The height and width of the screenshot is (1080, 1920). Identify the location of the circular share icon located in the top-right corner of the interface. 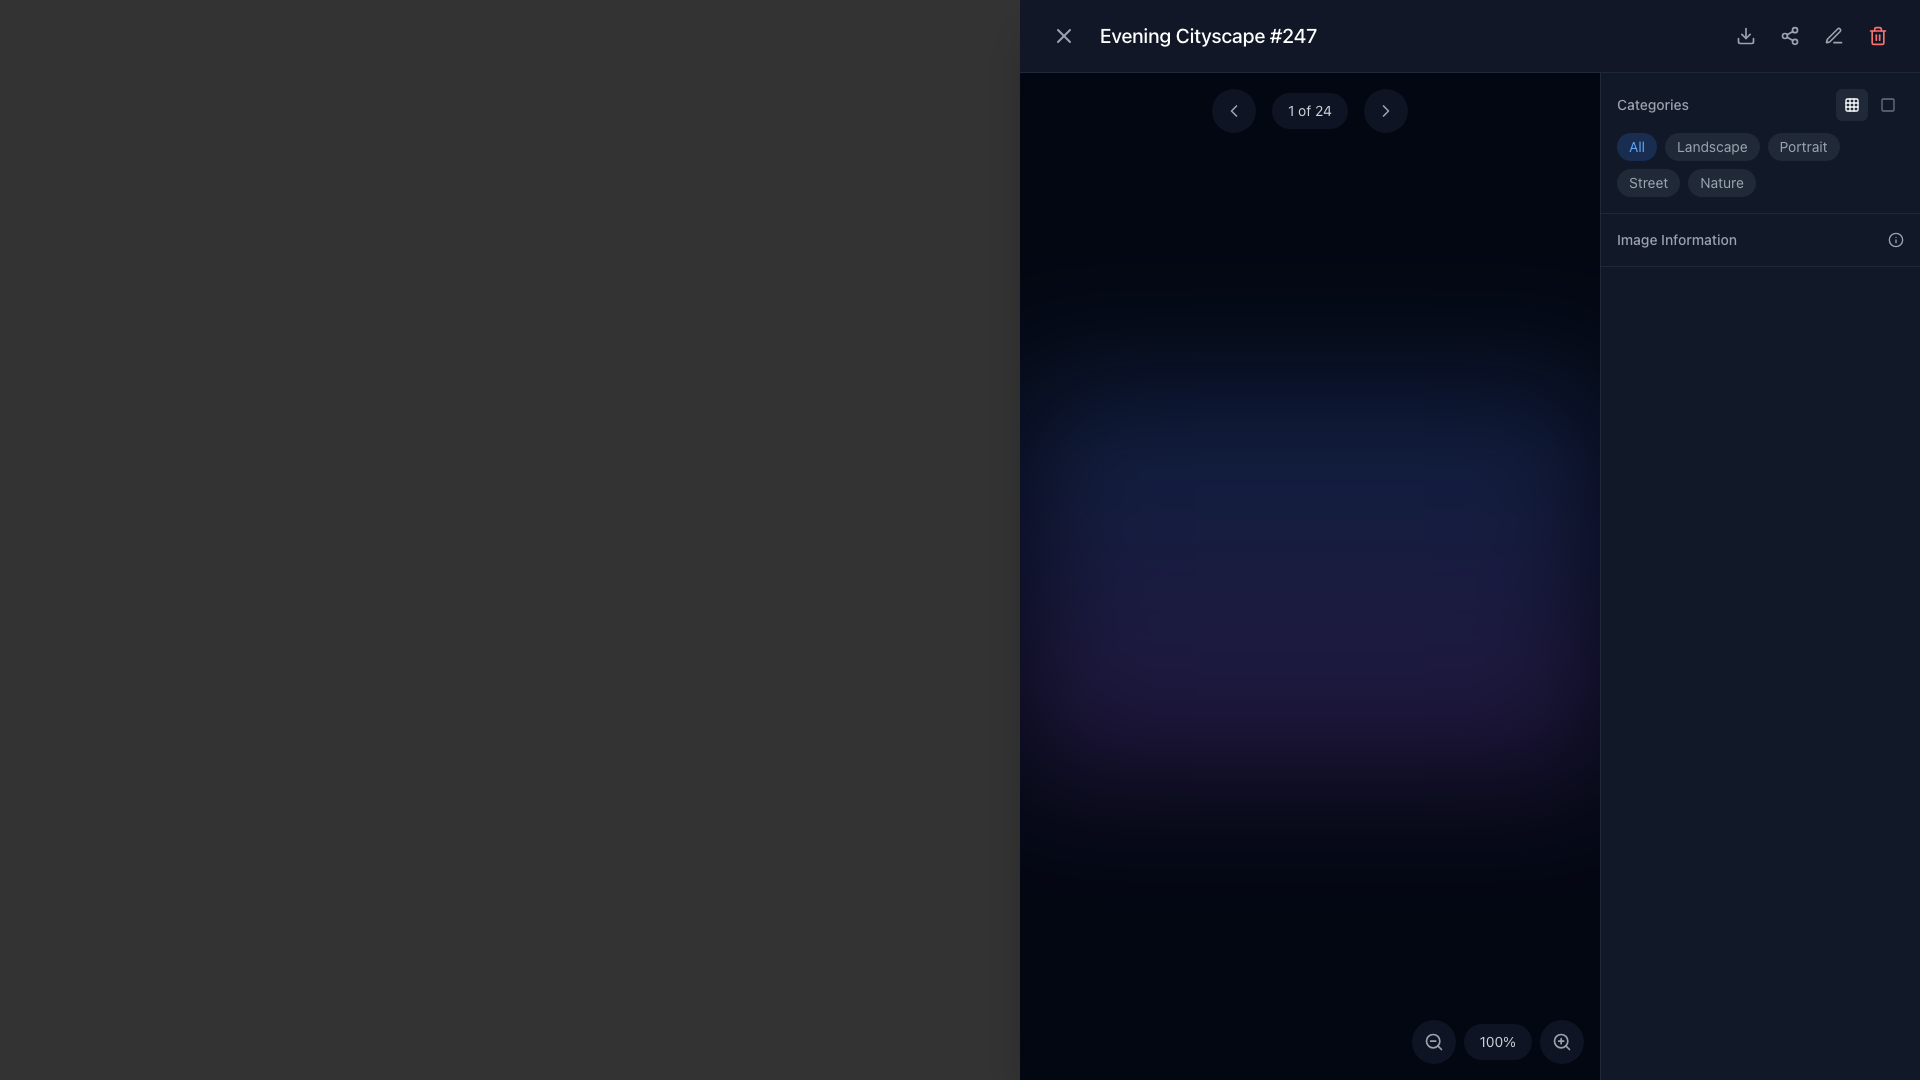
(1790, 35).